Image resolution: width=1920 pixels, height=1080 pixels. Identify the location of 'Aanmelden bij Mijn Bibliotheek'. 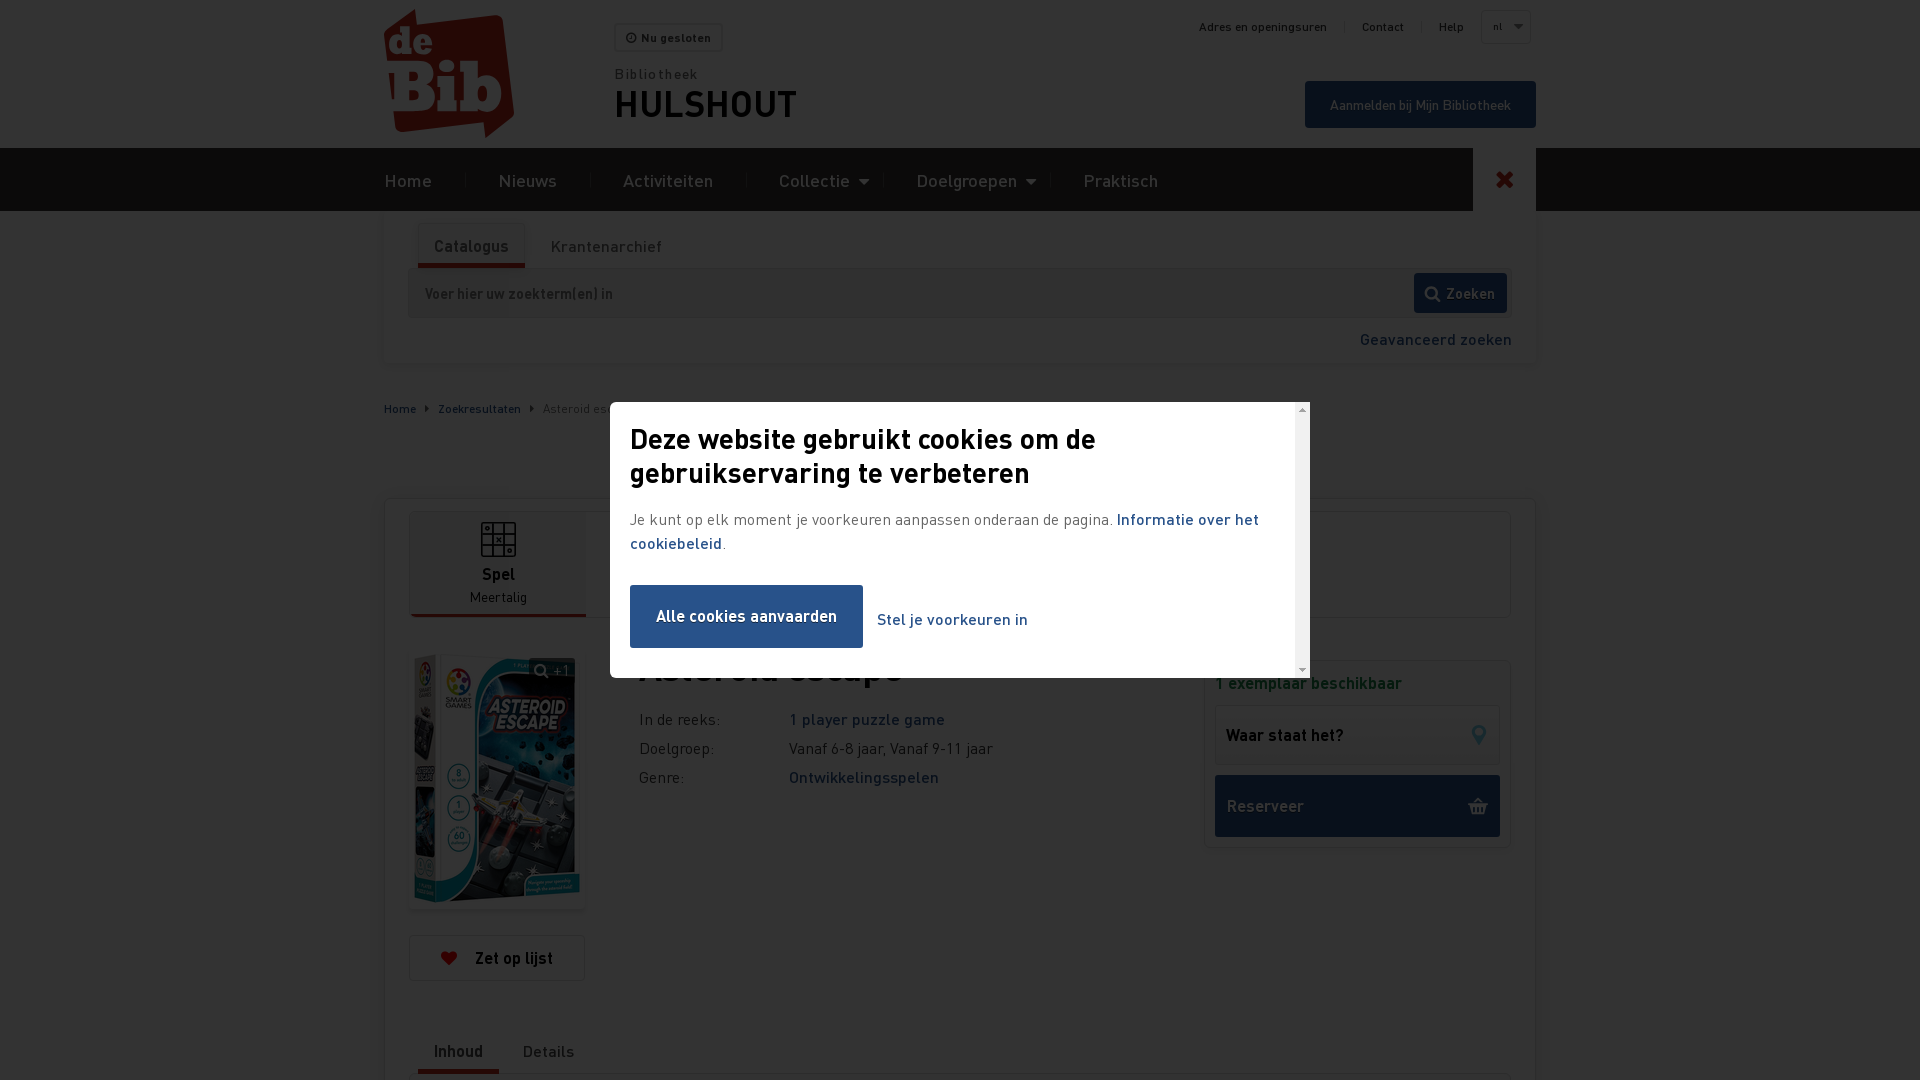
(1419, 104).